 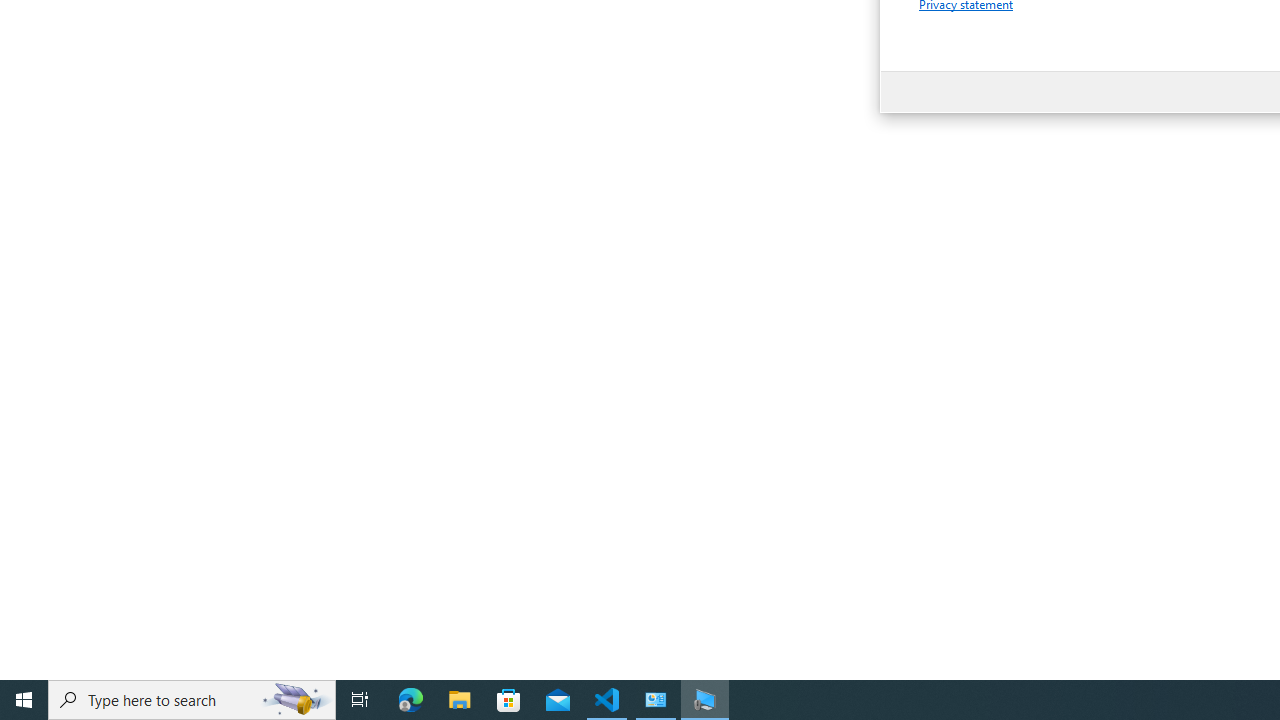 What do you see at coordinates (606, 698) in the screenshot?
I see `'Visual Studio Code - 1 running window'` at bounding box center [606, 698].